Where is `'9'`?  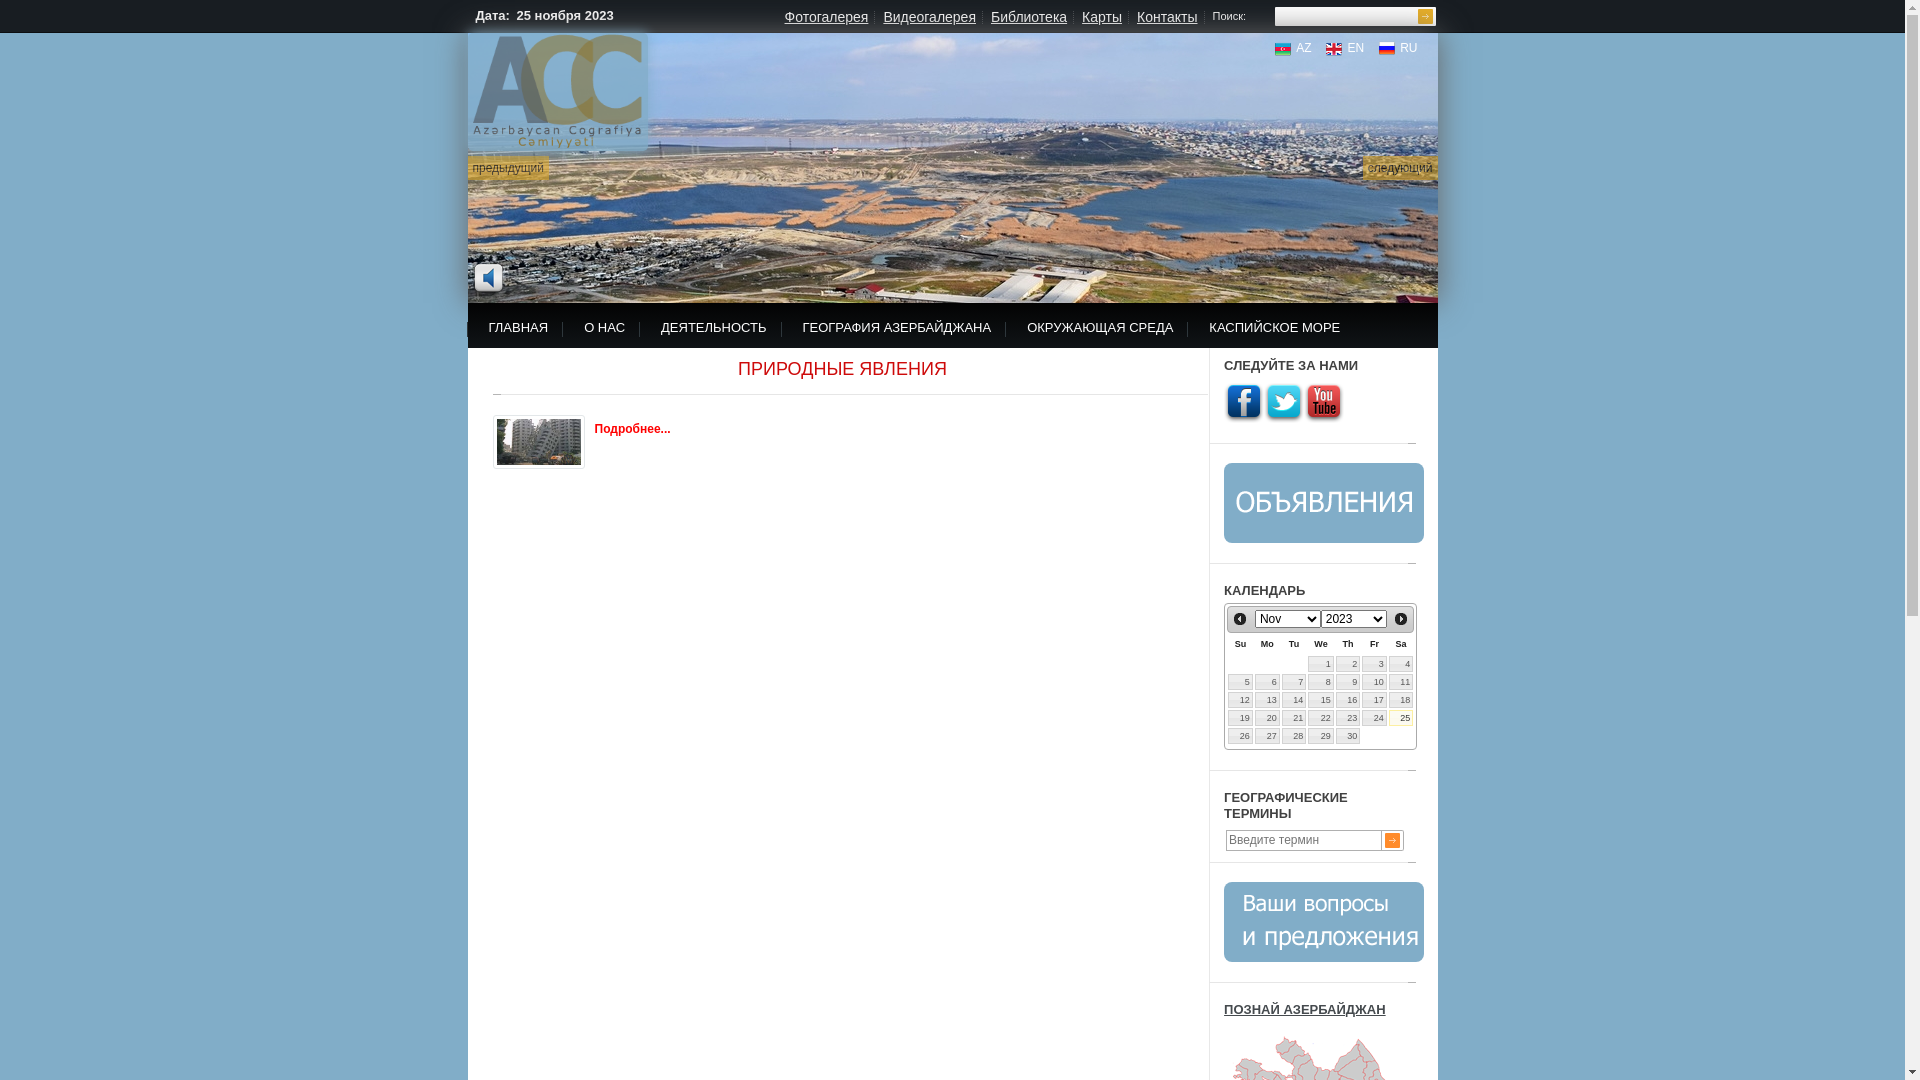 '9' is located at coordinates (1348, 681).